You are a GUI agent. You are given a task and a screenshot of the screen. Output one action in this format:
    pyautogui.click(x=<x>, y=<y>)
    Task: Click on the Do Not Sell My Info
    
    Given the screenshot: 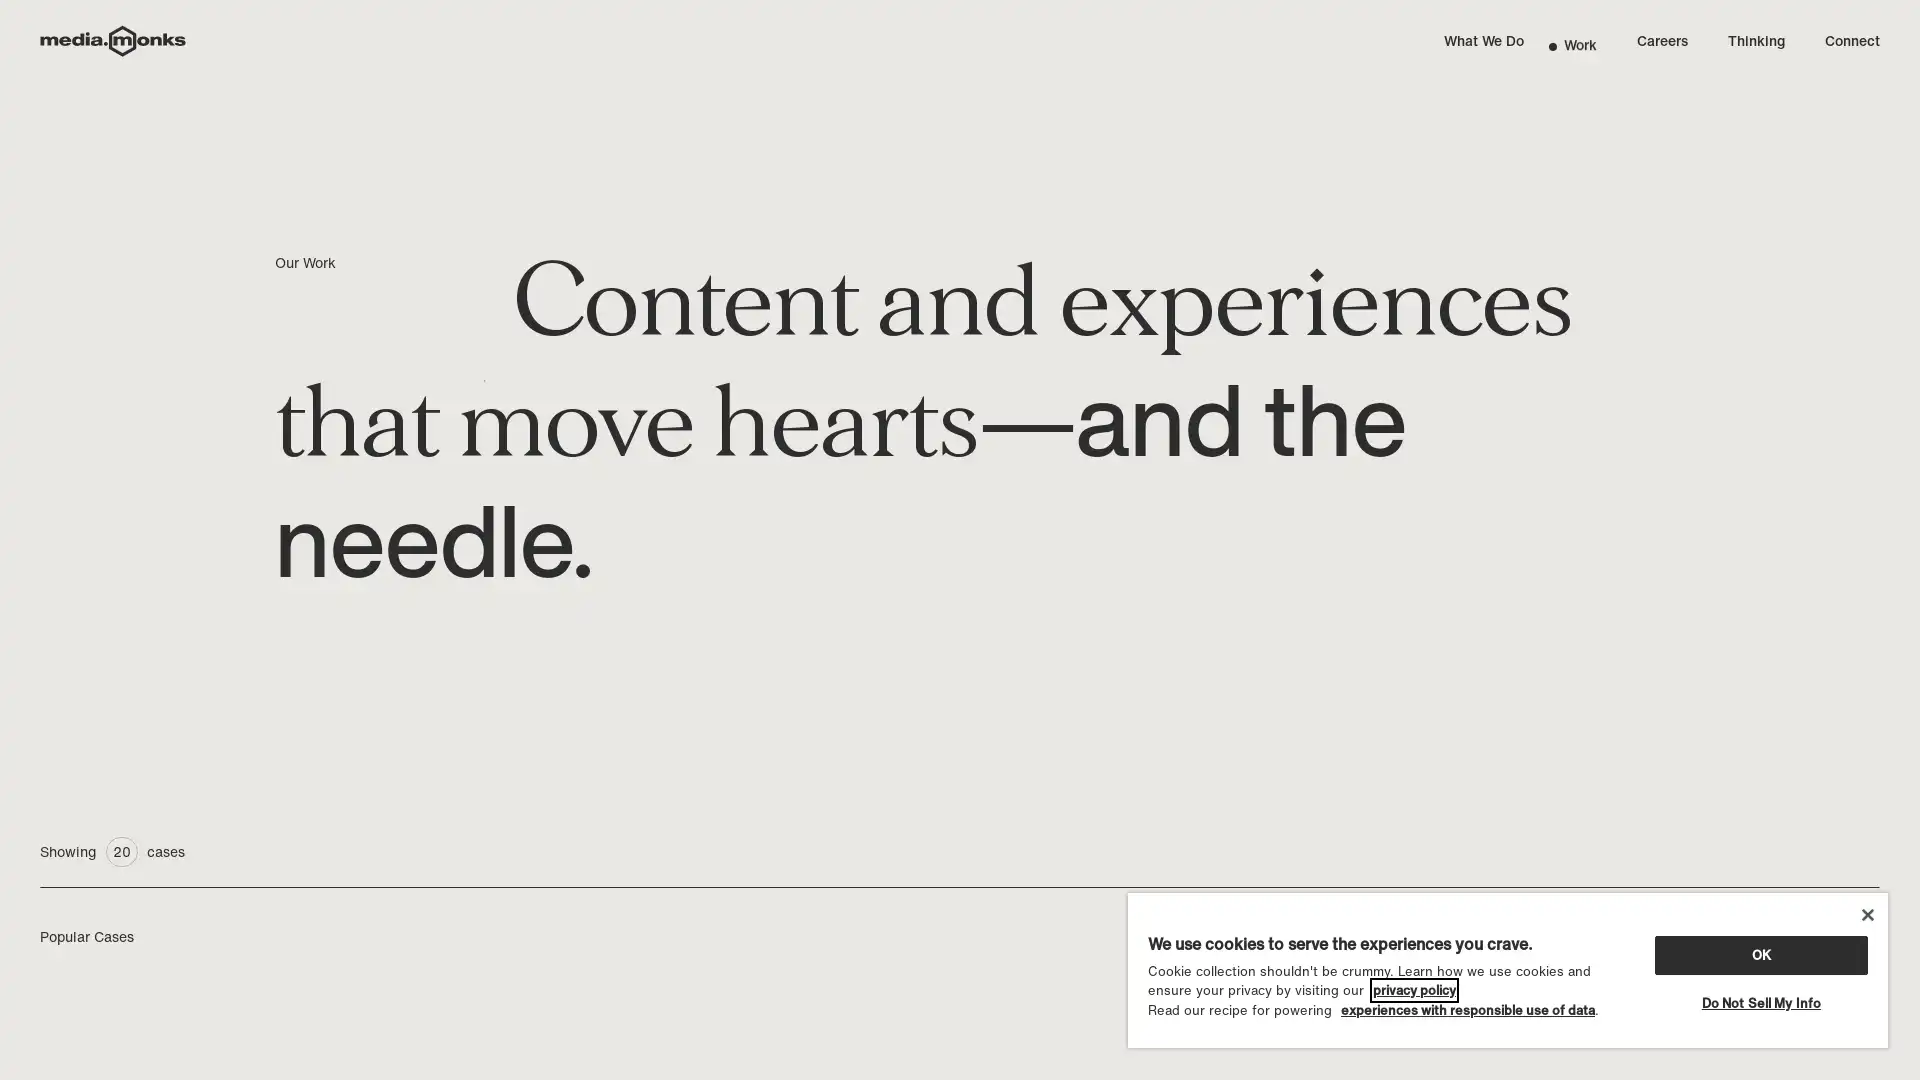 What is the action you would take?
    pyautogui.click(x=1760, y=1002)
    